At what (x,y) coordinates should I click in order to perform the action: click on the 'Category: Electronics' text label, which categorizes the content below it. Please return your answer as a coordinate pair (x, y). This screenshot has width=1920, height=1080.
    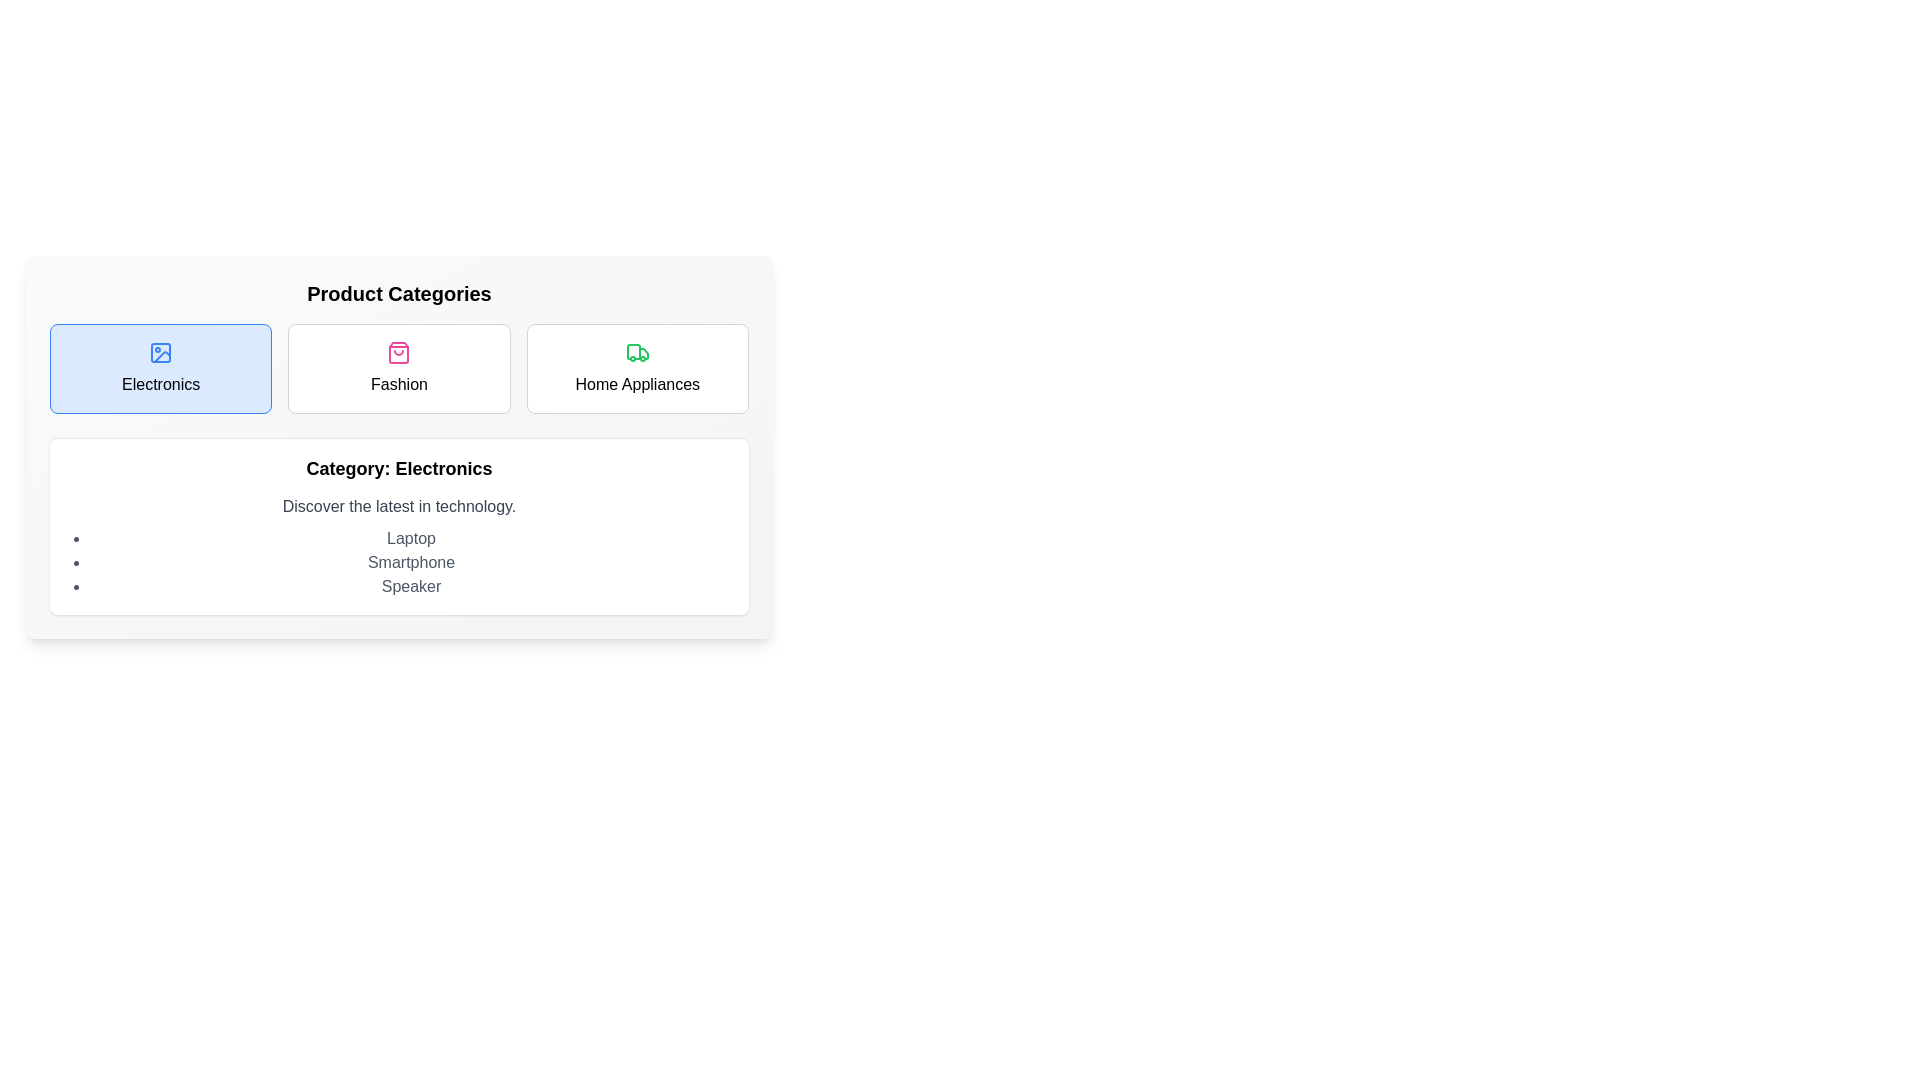
    Looking at the image, I should click on (399, 469).